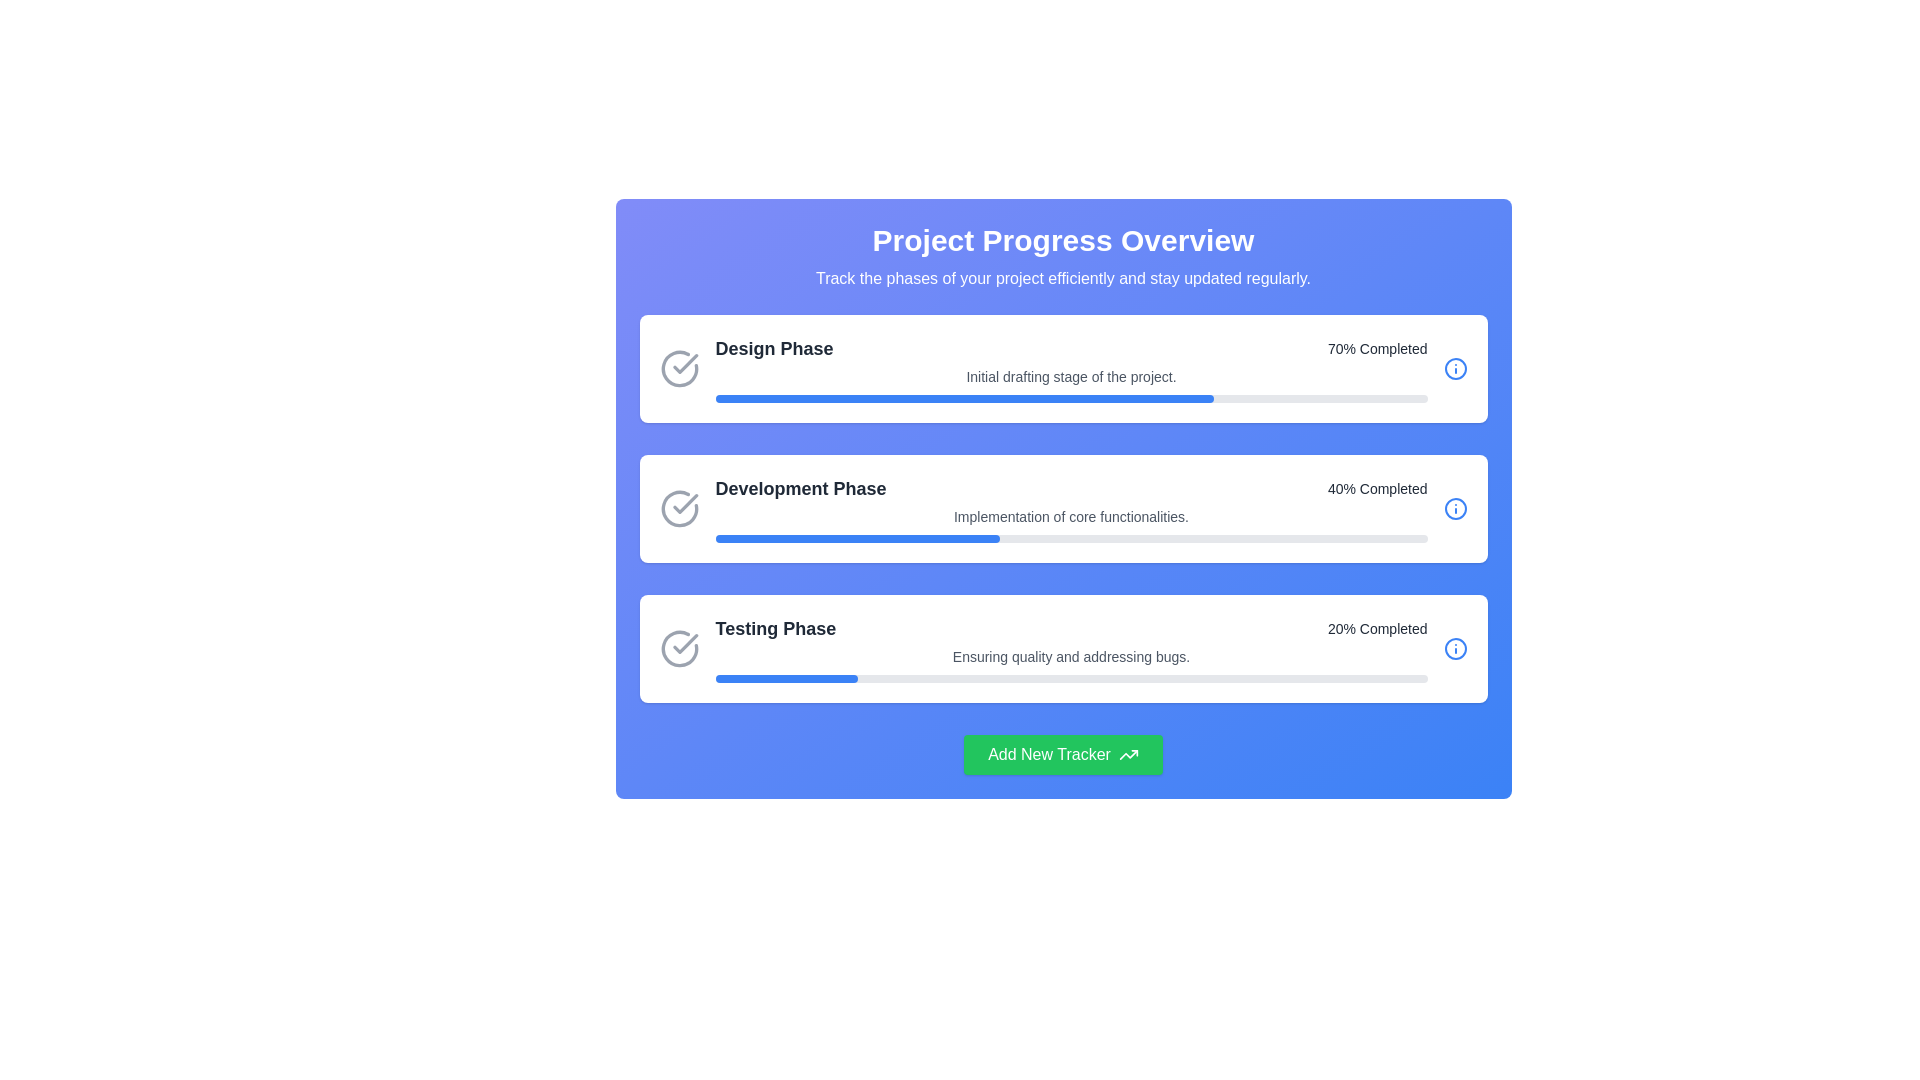 The width and height of the screenshot is (1920, 1080). I want to click on the blue SVG circle information icon located on the right side of the 'Testing Phase' tracker, so click(1455, 648).